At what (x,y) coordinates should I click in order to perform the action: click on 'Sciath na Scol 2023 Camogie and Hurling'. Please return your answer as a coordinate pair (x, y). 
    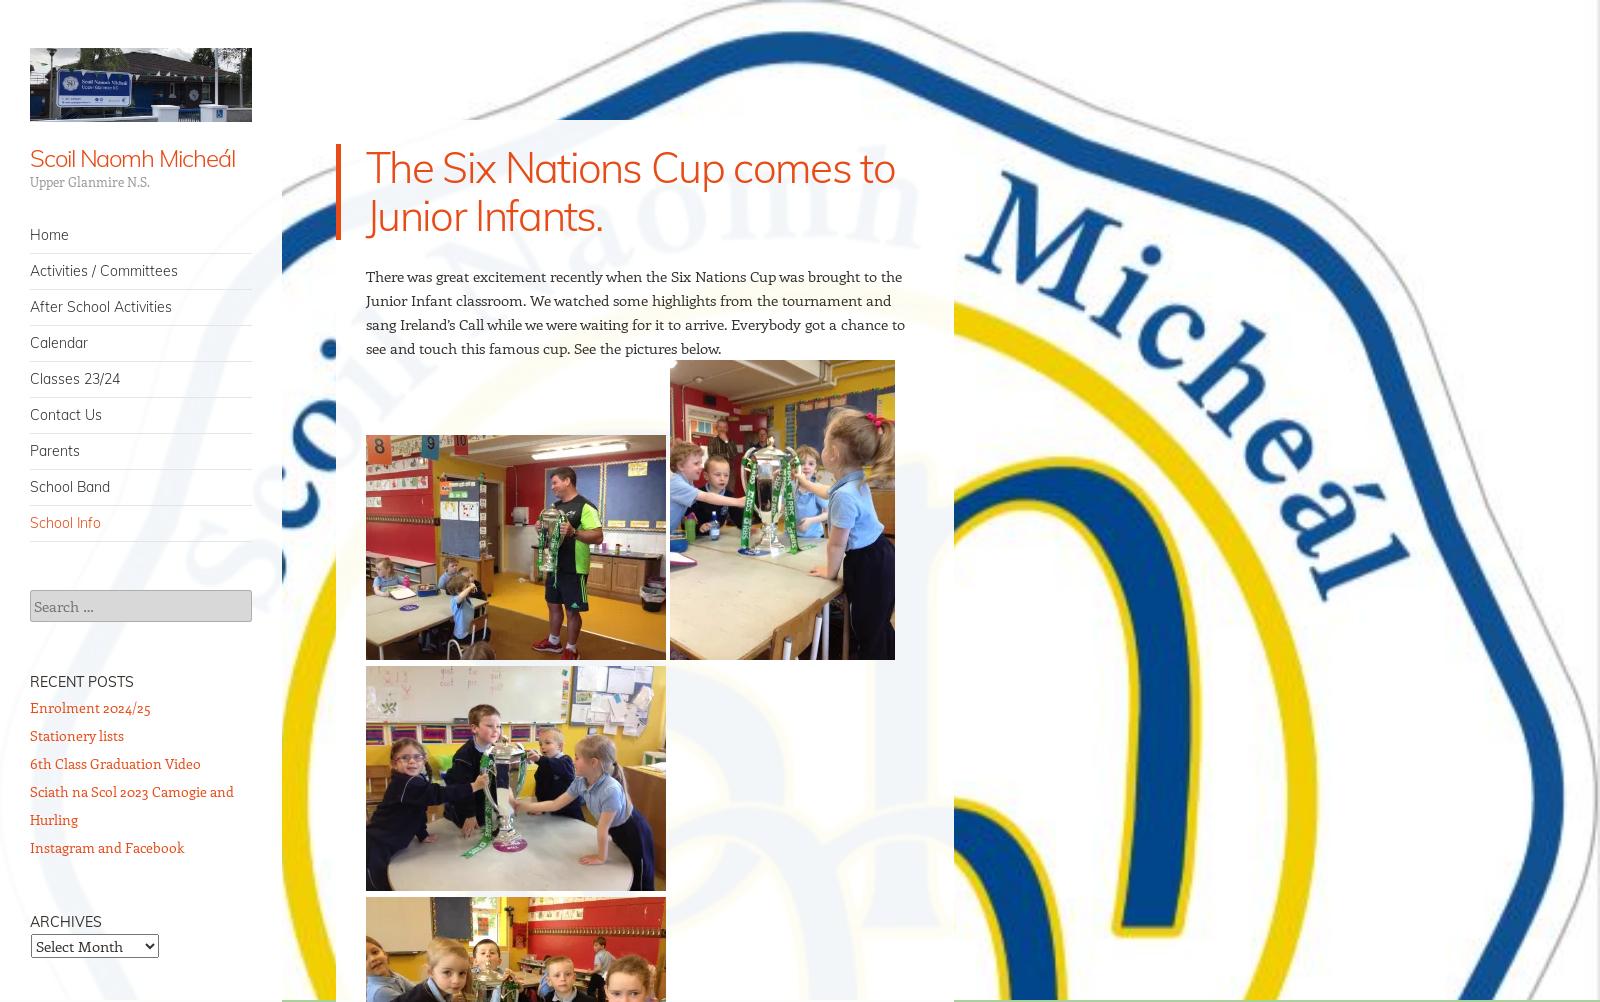
    Looking at the image, I should click on (131, 804).